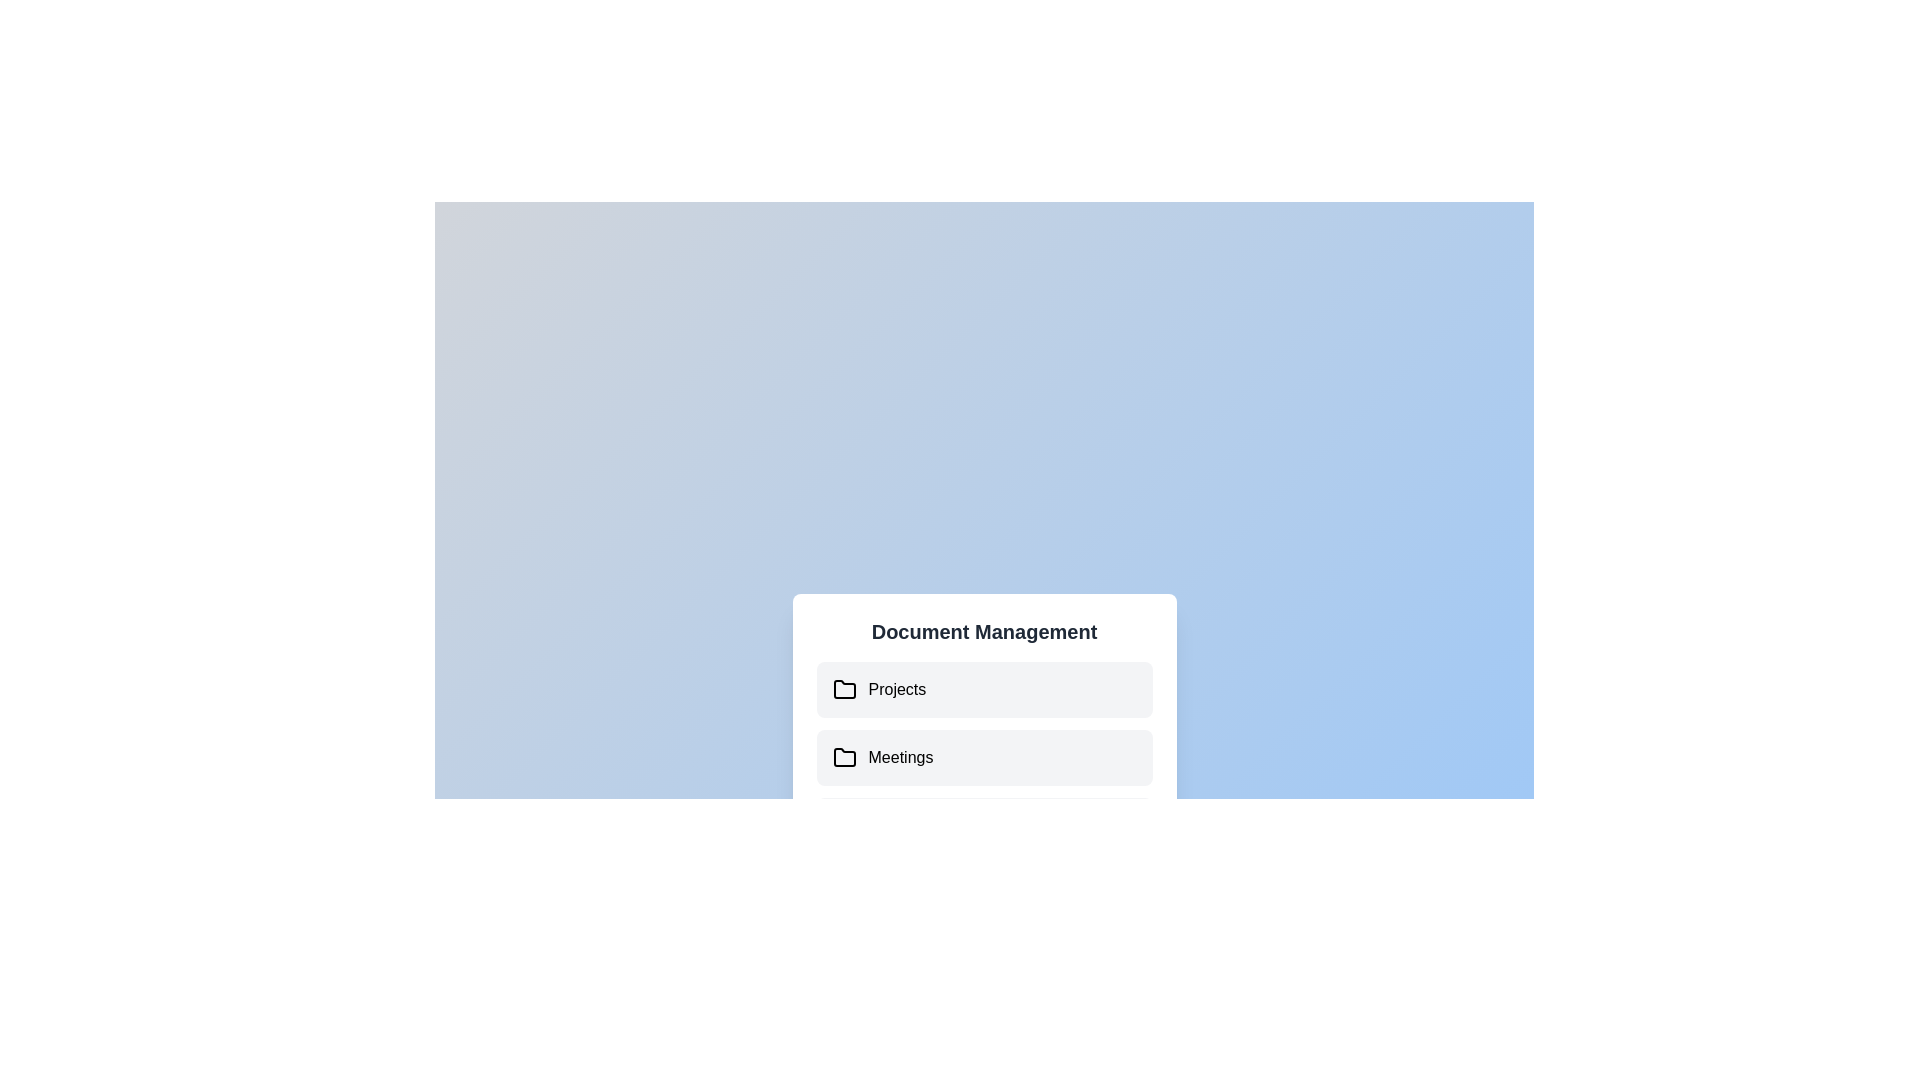  Describe the element at coordinates (984, 758) in the screenshot. I see `the document 'Meeting Notes.docx' under the folder 'Meetings'` at that location.